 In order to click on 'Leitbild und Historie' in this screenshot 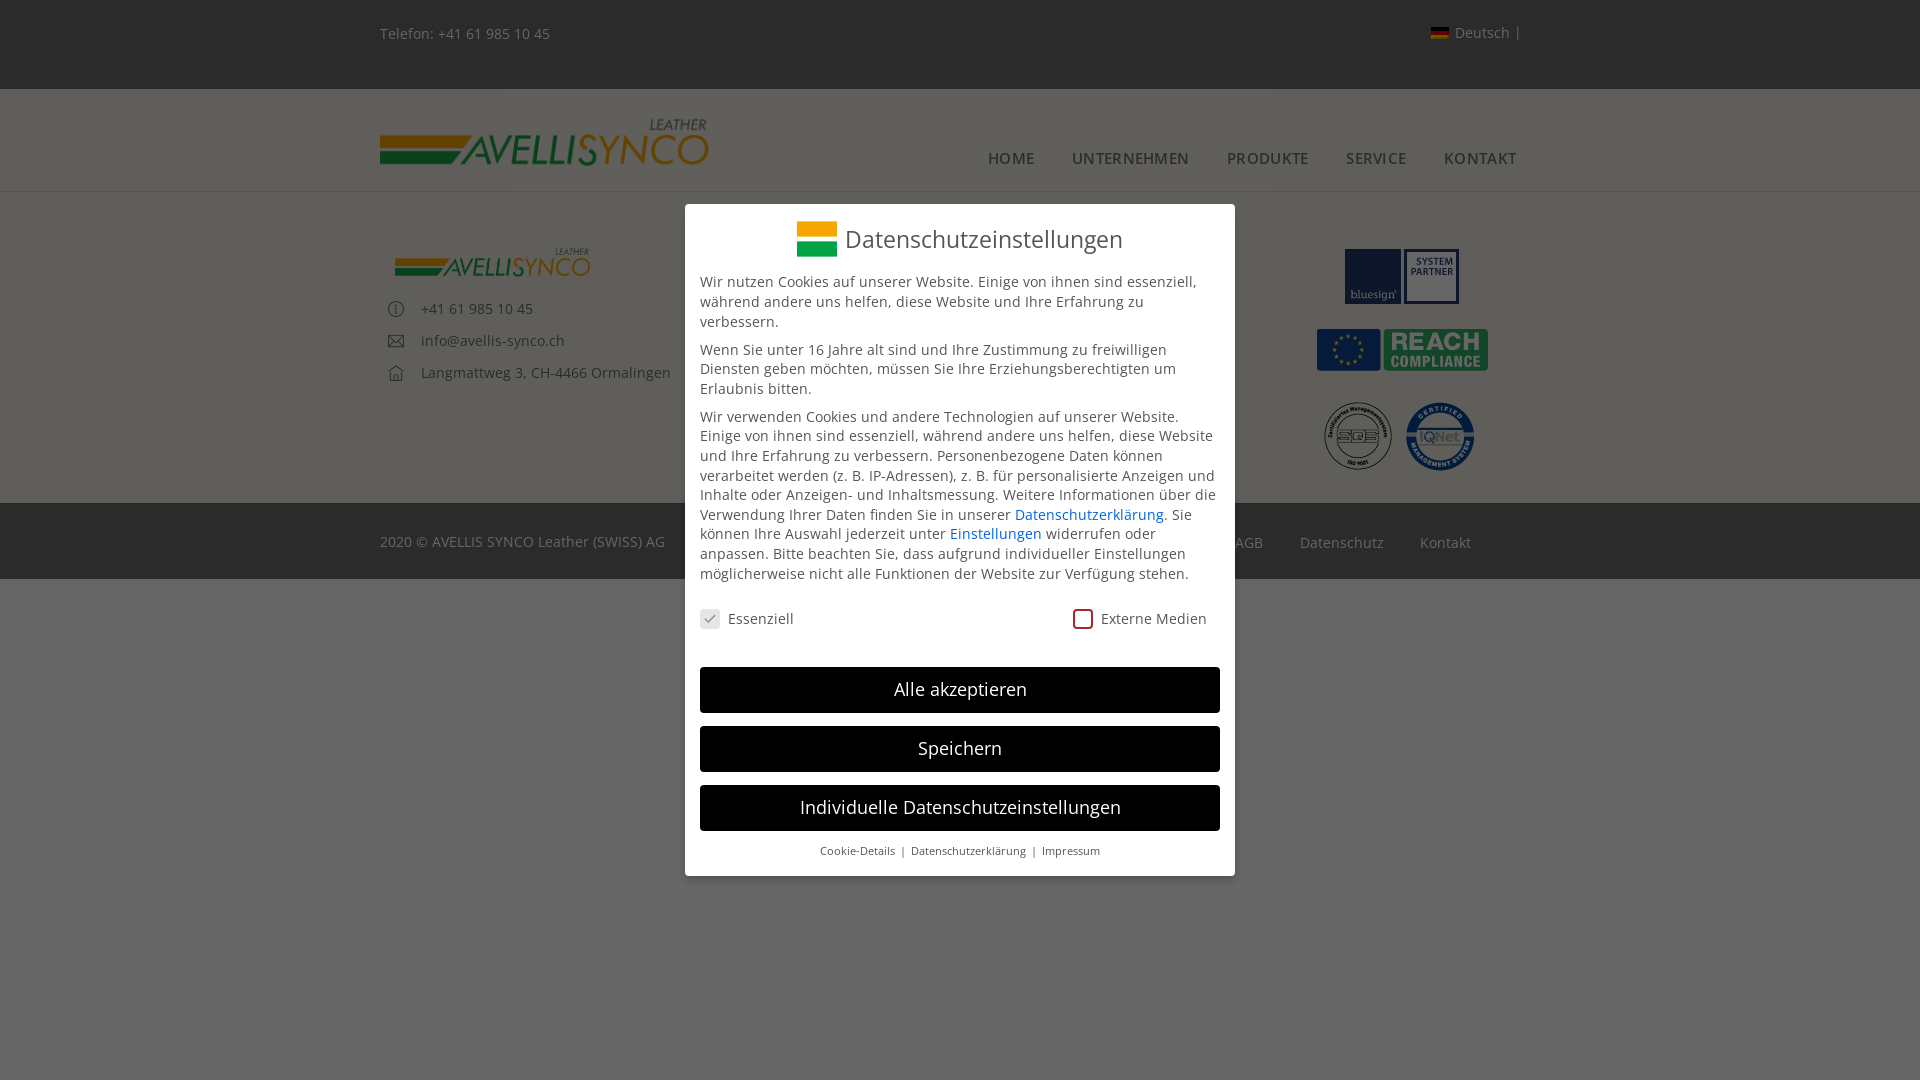, I will do `click(895, 293)`.